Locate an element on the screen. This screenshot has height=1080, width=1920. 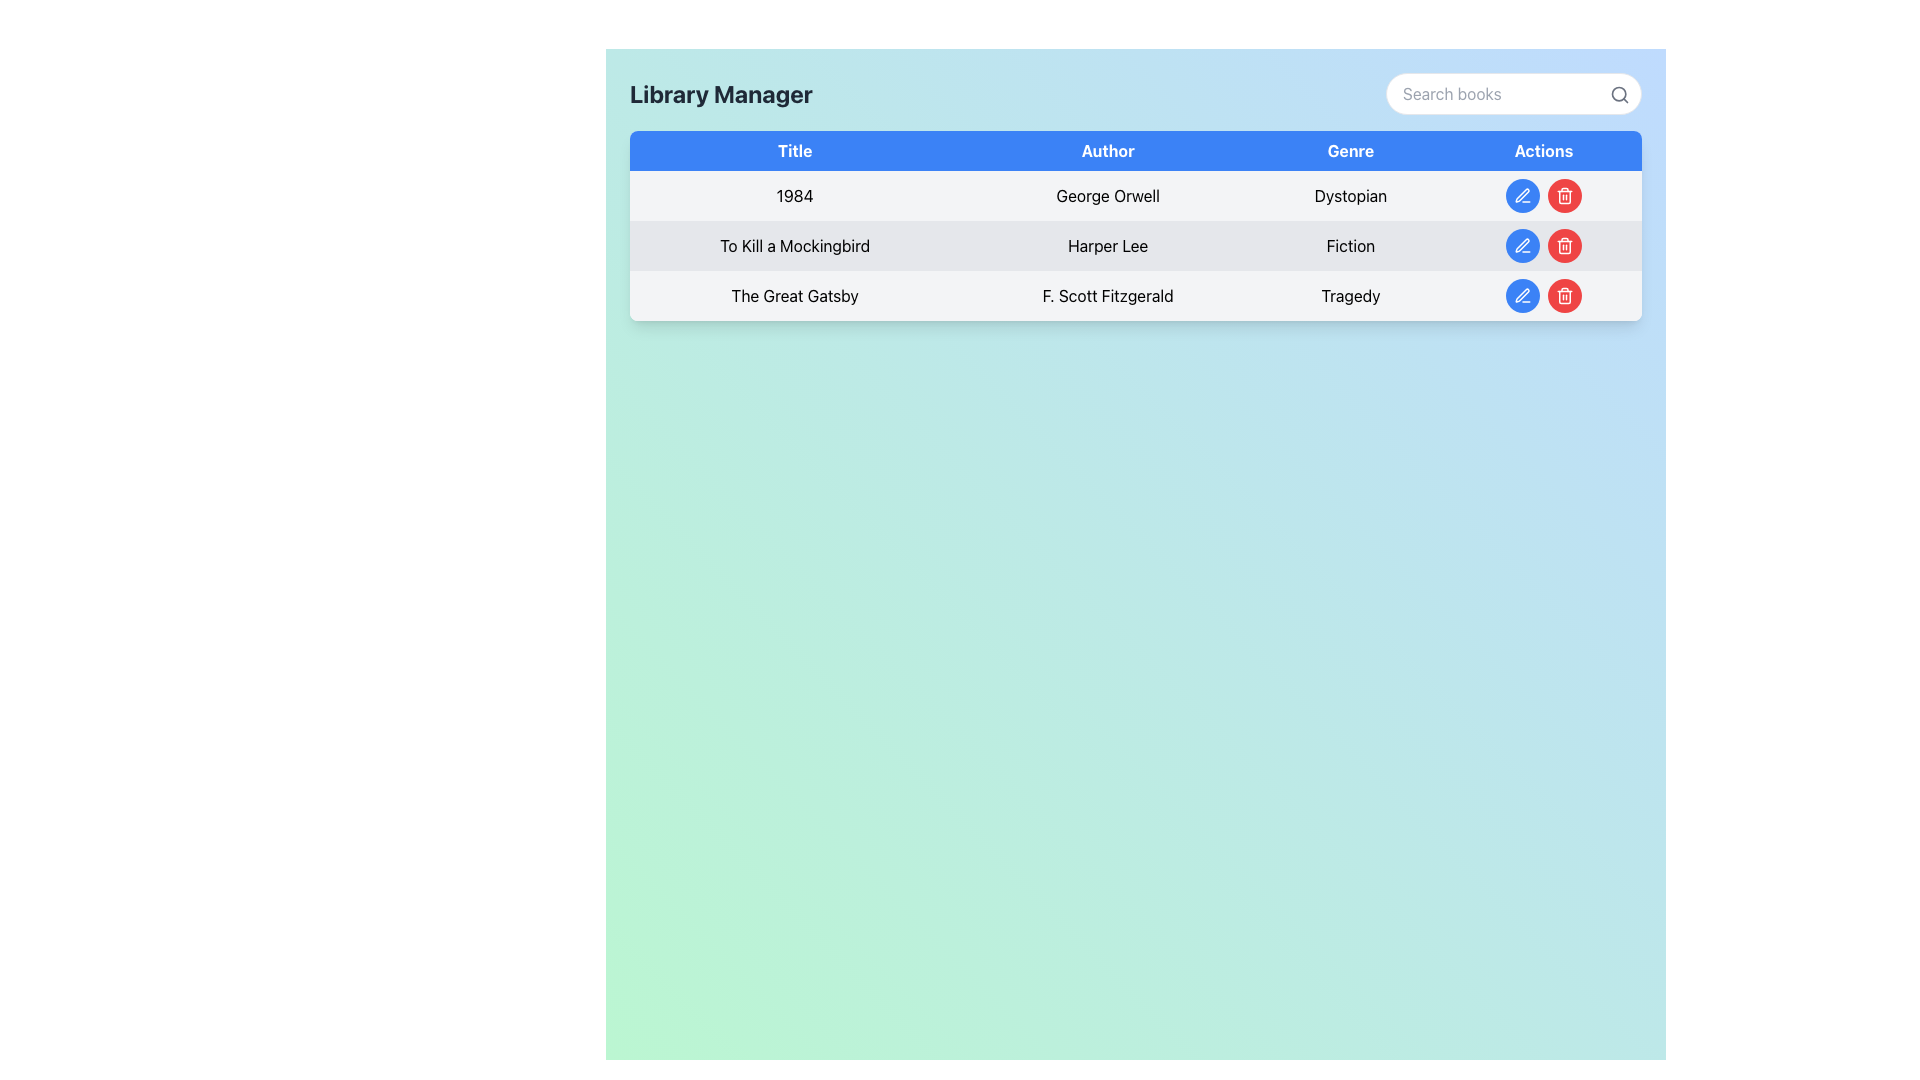
the text label displaying 'Fiction' in the third column of the second row of the table, which is associated with the book 'To Kill a Mockingbird' is located at coordinates (1350, 245).